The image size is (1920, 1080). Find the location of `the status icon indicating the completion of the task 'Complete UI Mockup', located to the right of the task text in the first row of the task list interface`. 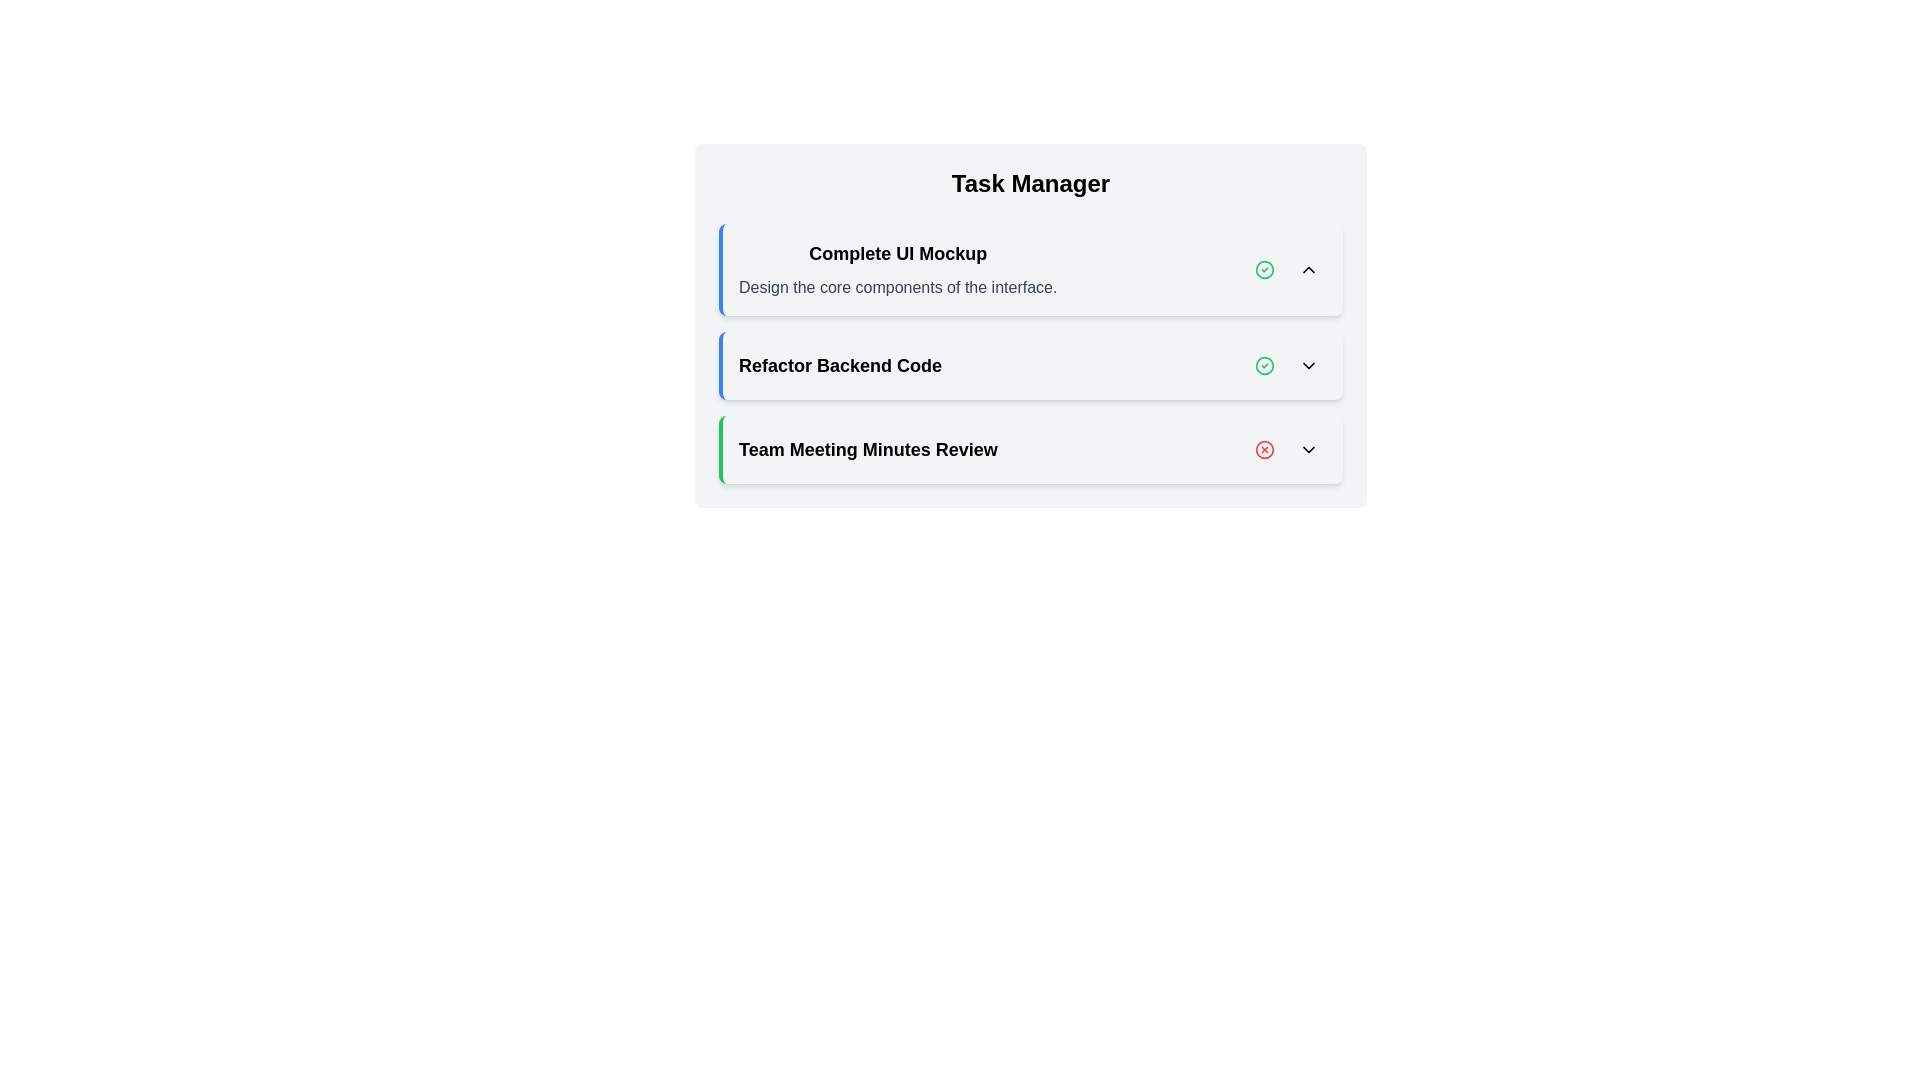

the status icon indicating the completion of the task 'Complete UI Mockup', located to the right of the task text in the first row of the task list interface is located at coordinates (1264, 270).